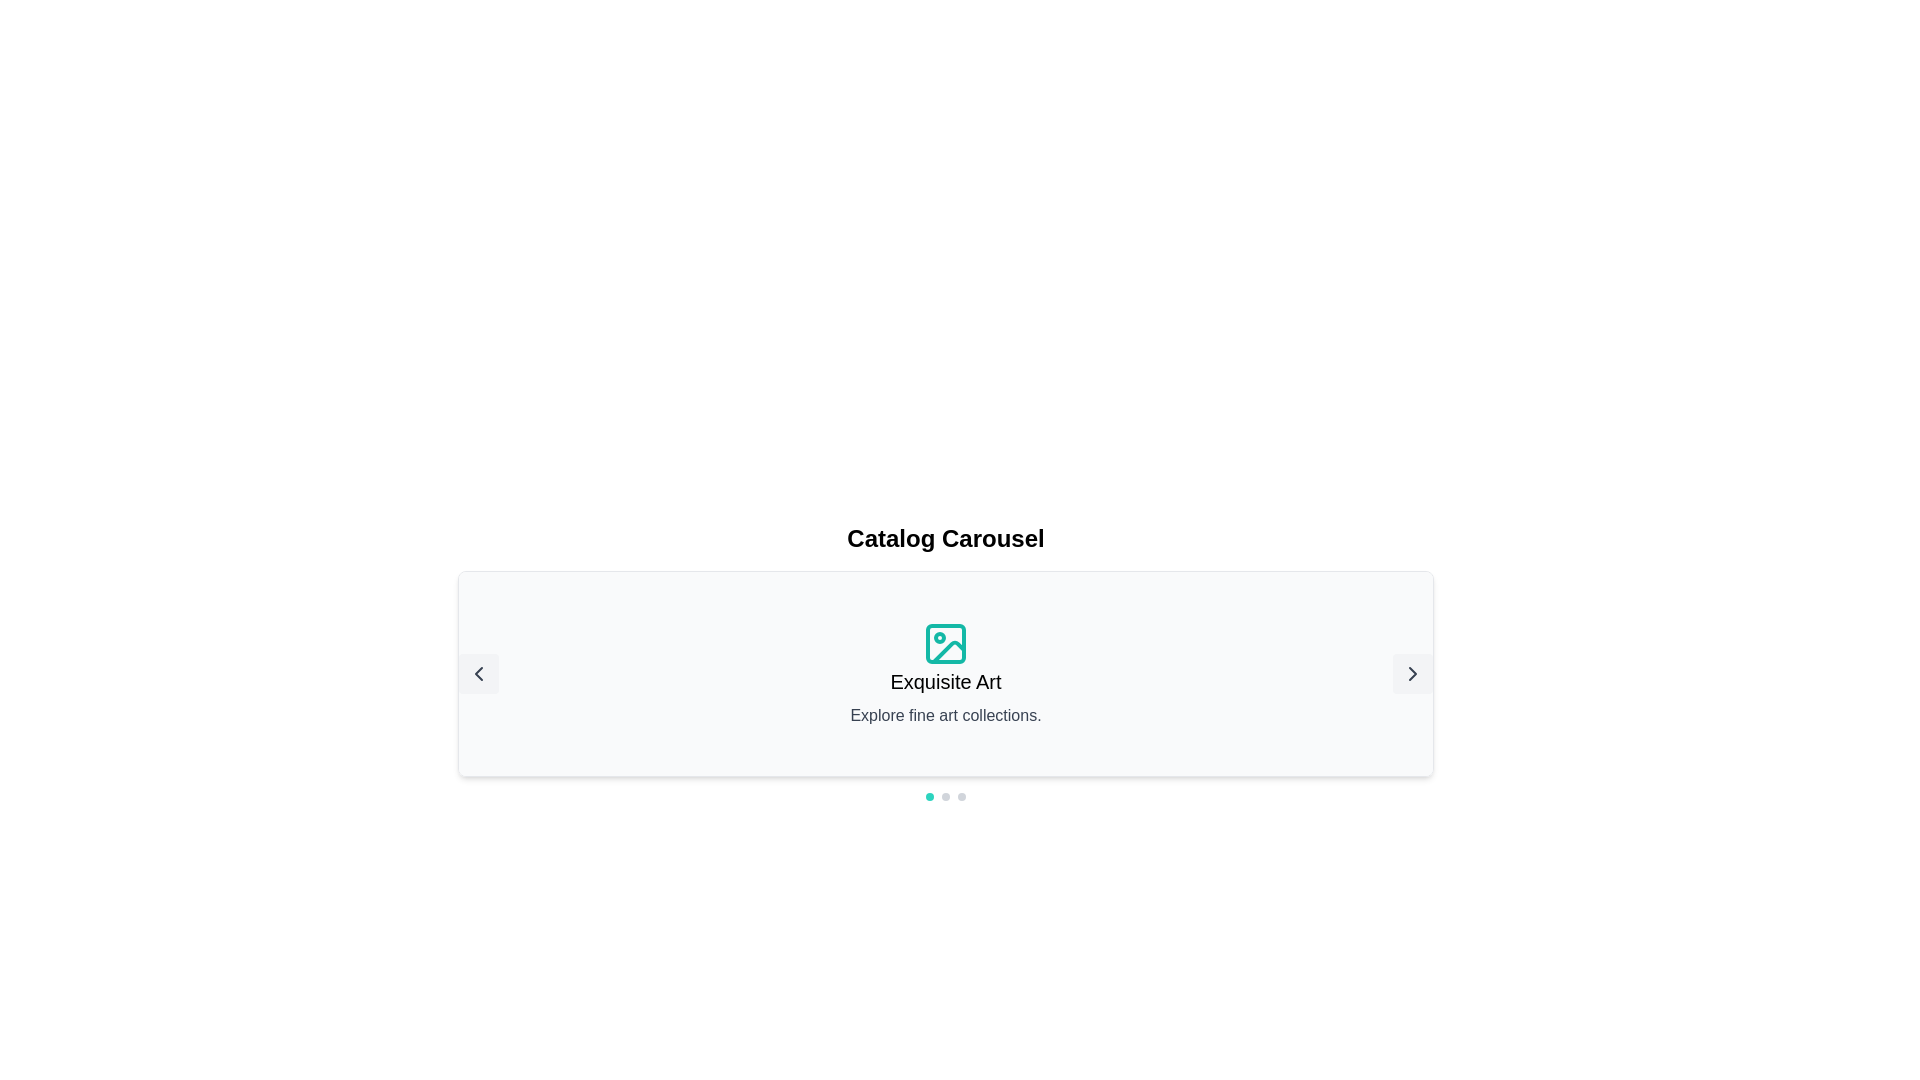  What do you see at coordinates (944, 644) in the screenshot?
I see `the rectangle graphic component that represents the background or frame of the SVG icon in the top-left corner of the interface, which is part of the layout card containing the text 'Exquisite Art'` at bounding box center [944, 644].